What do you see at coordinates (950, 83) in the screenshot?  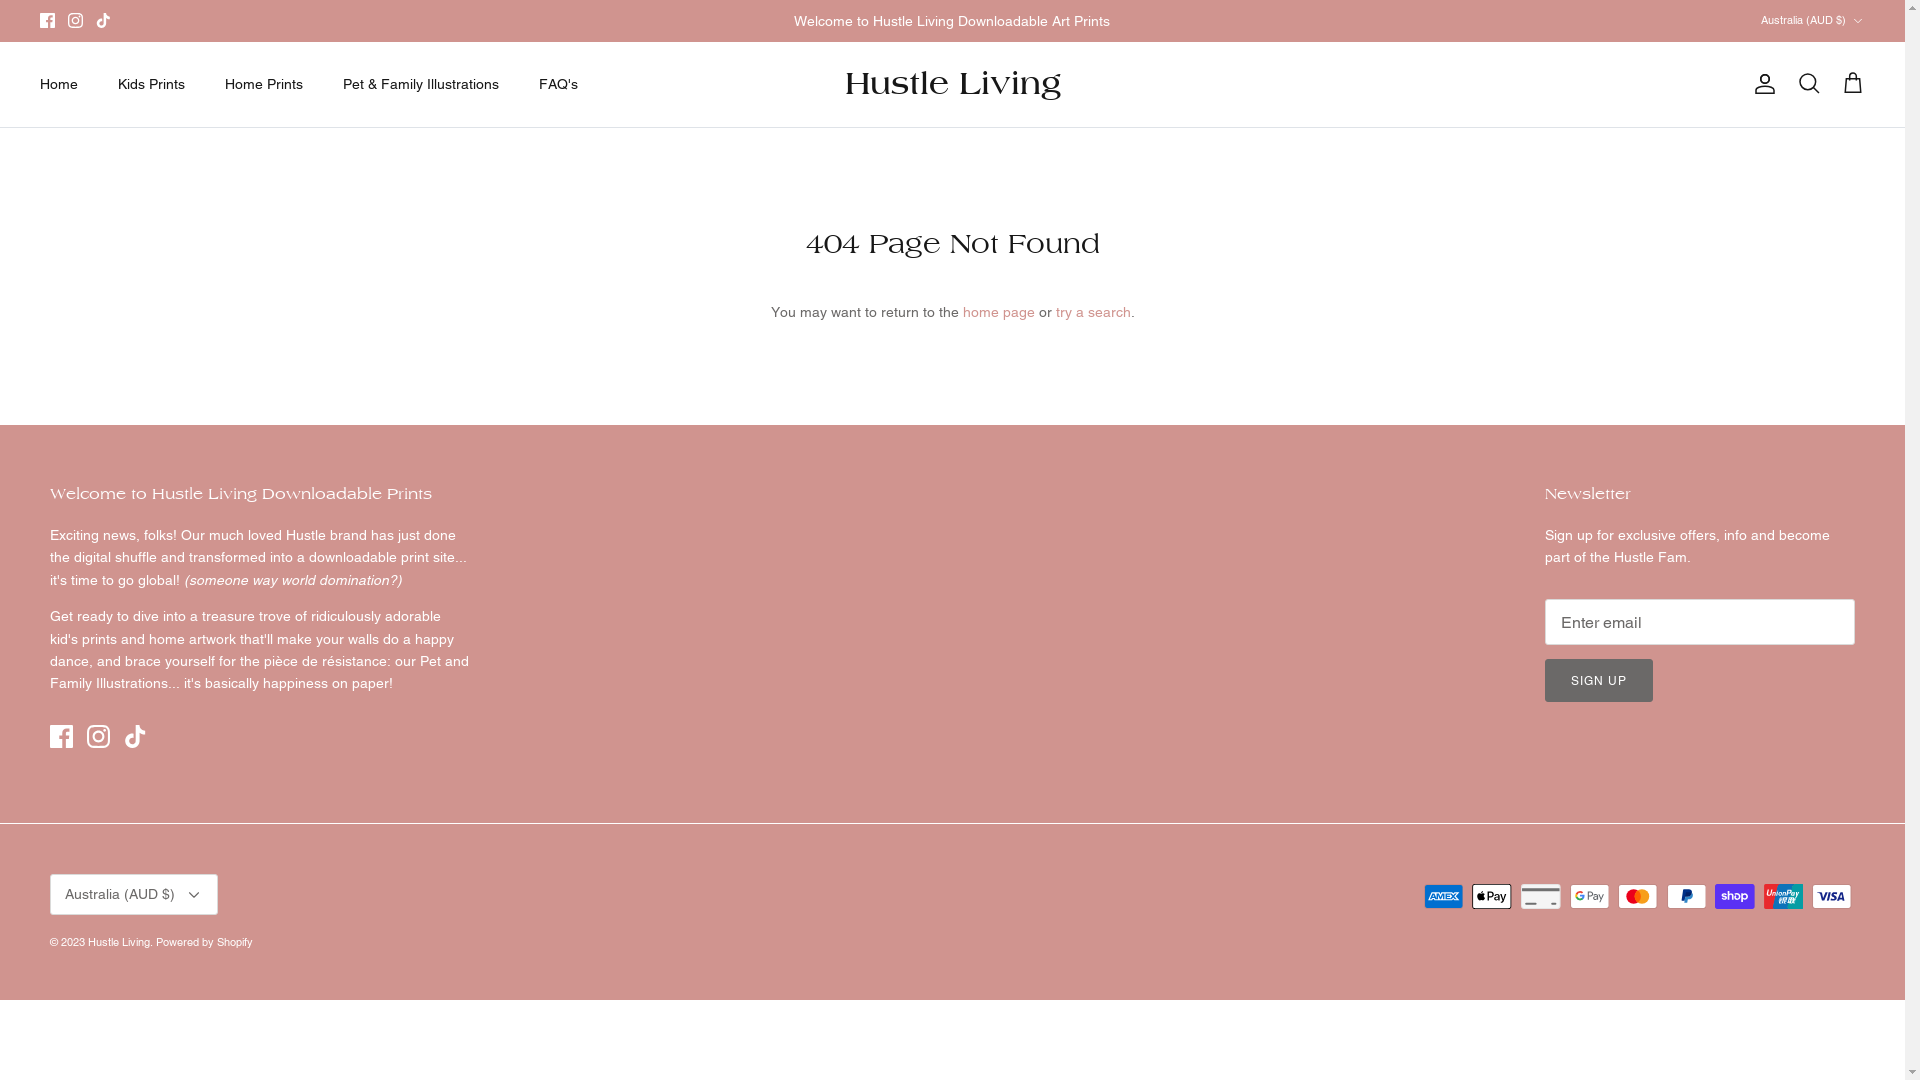 I see `'Hustle Living'` at bounding box center [950, 83].